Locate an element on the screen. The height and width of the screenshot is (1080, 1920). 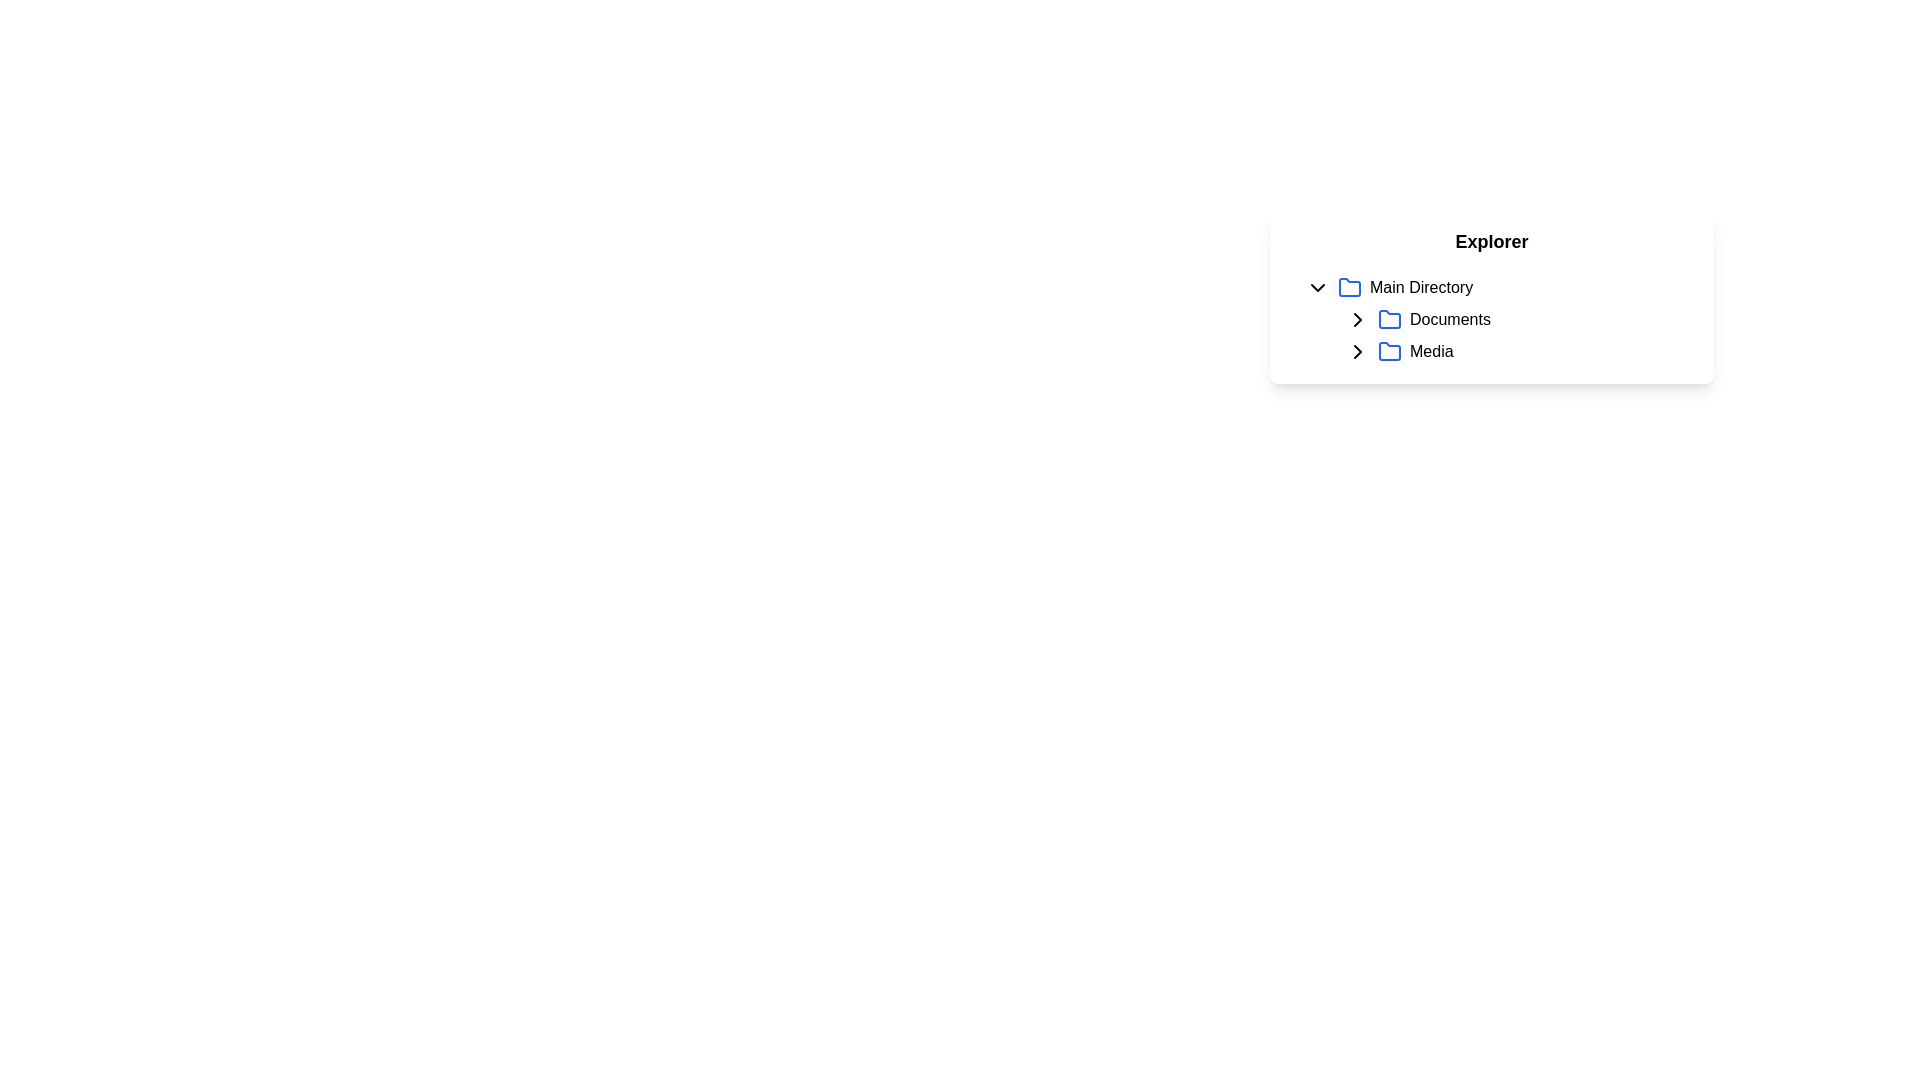
the blue folder icon in the navigation panel, located before the 'Main Directory' label, to observe its visual change or tooltip is located at coordinates (1349, 288).